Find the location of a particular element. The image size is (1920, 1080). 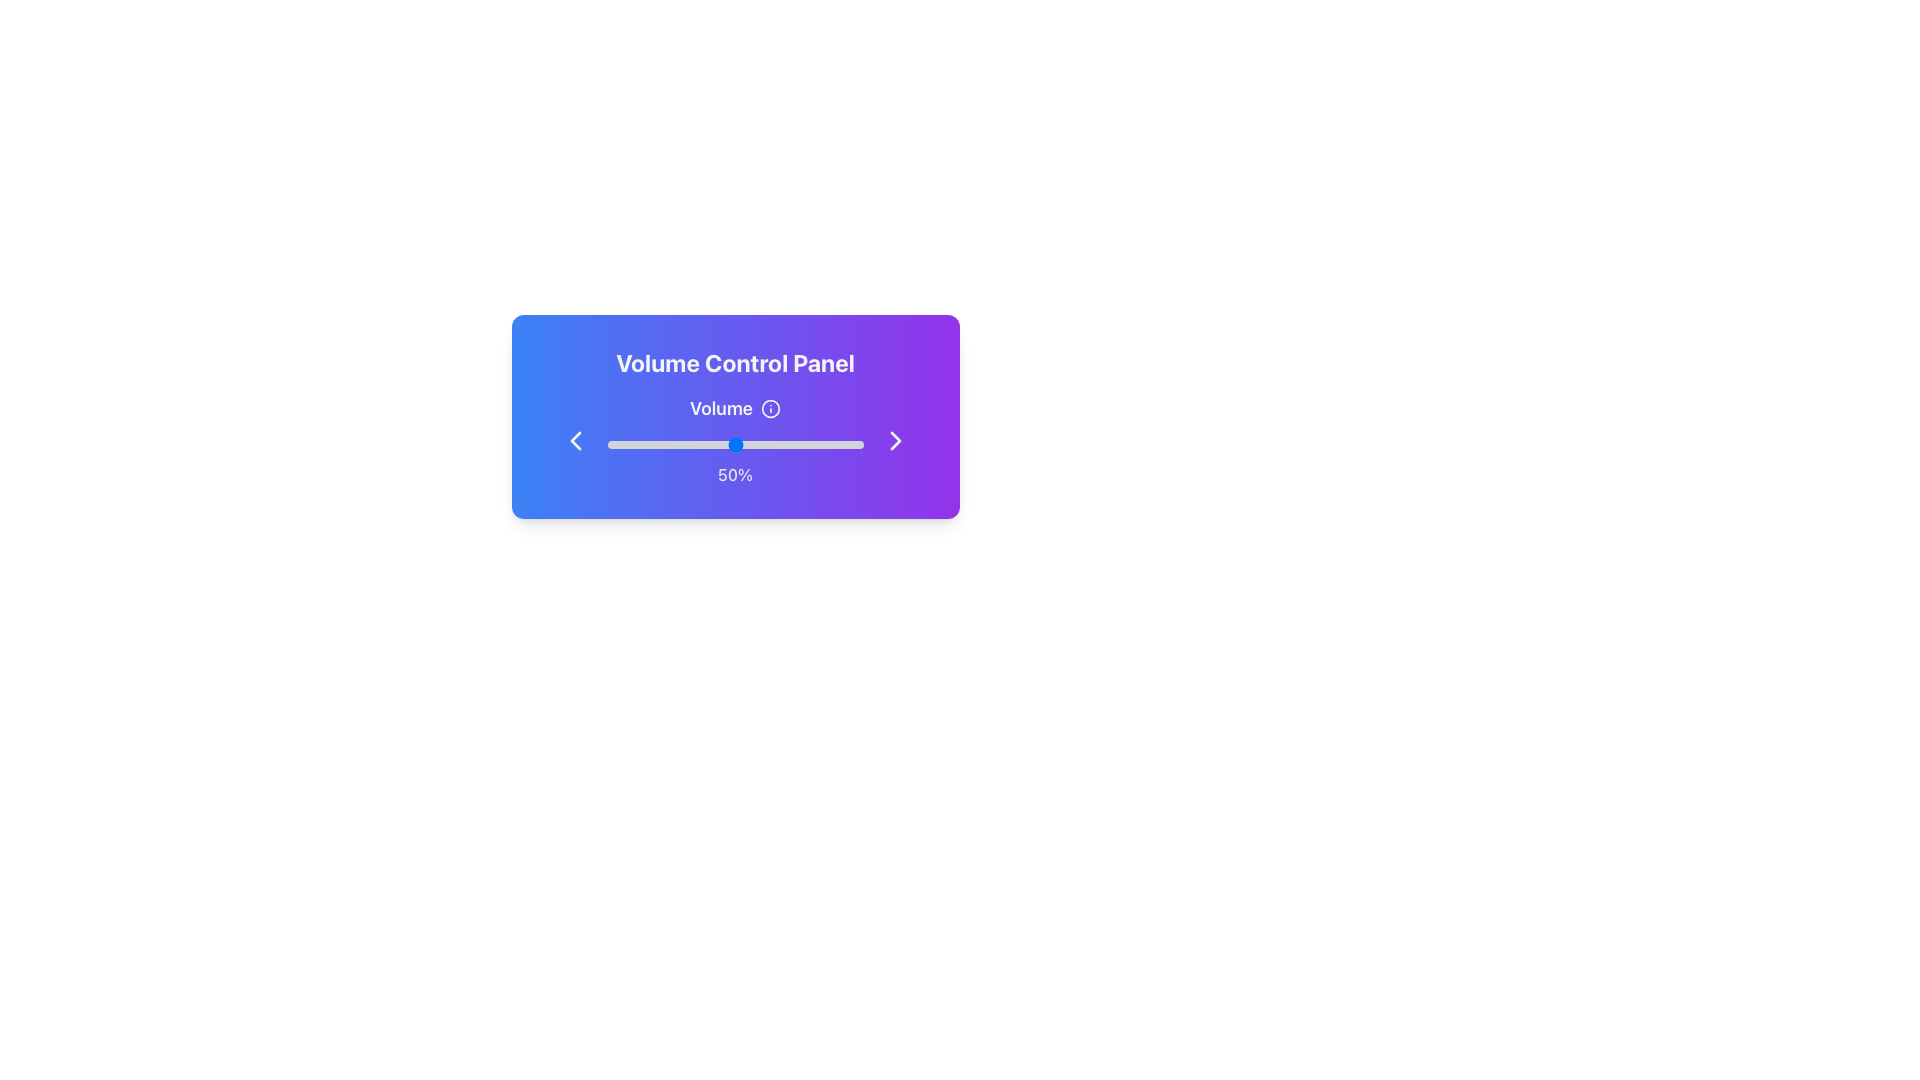

the Chevron Icon button located at the far-right of the Volume Control Panel to interact and potentially increase the volume is located at coordinates (894, 439).